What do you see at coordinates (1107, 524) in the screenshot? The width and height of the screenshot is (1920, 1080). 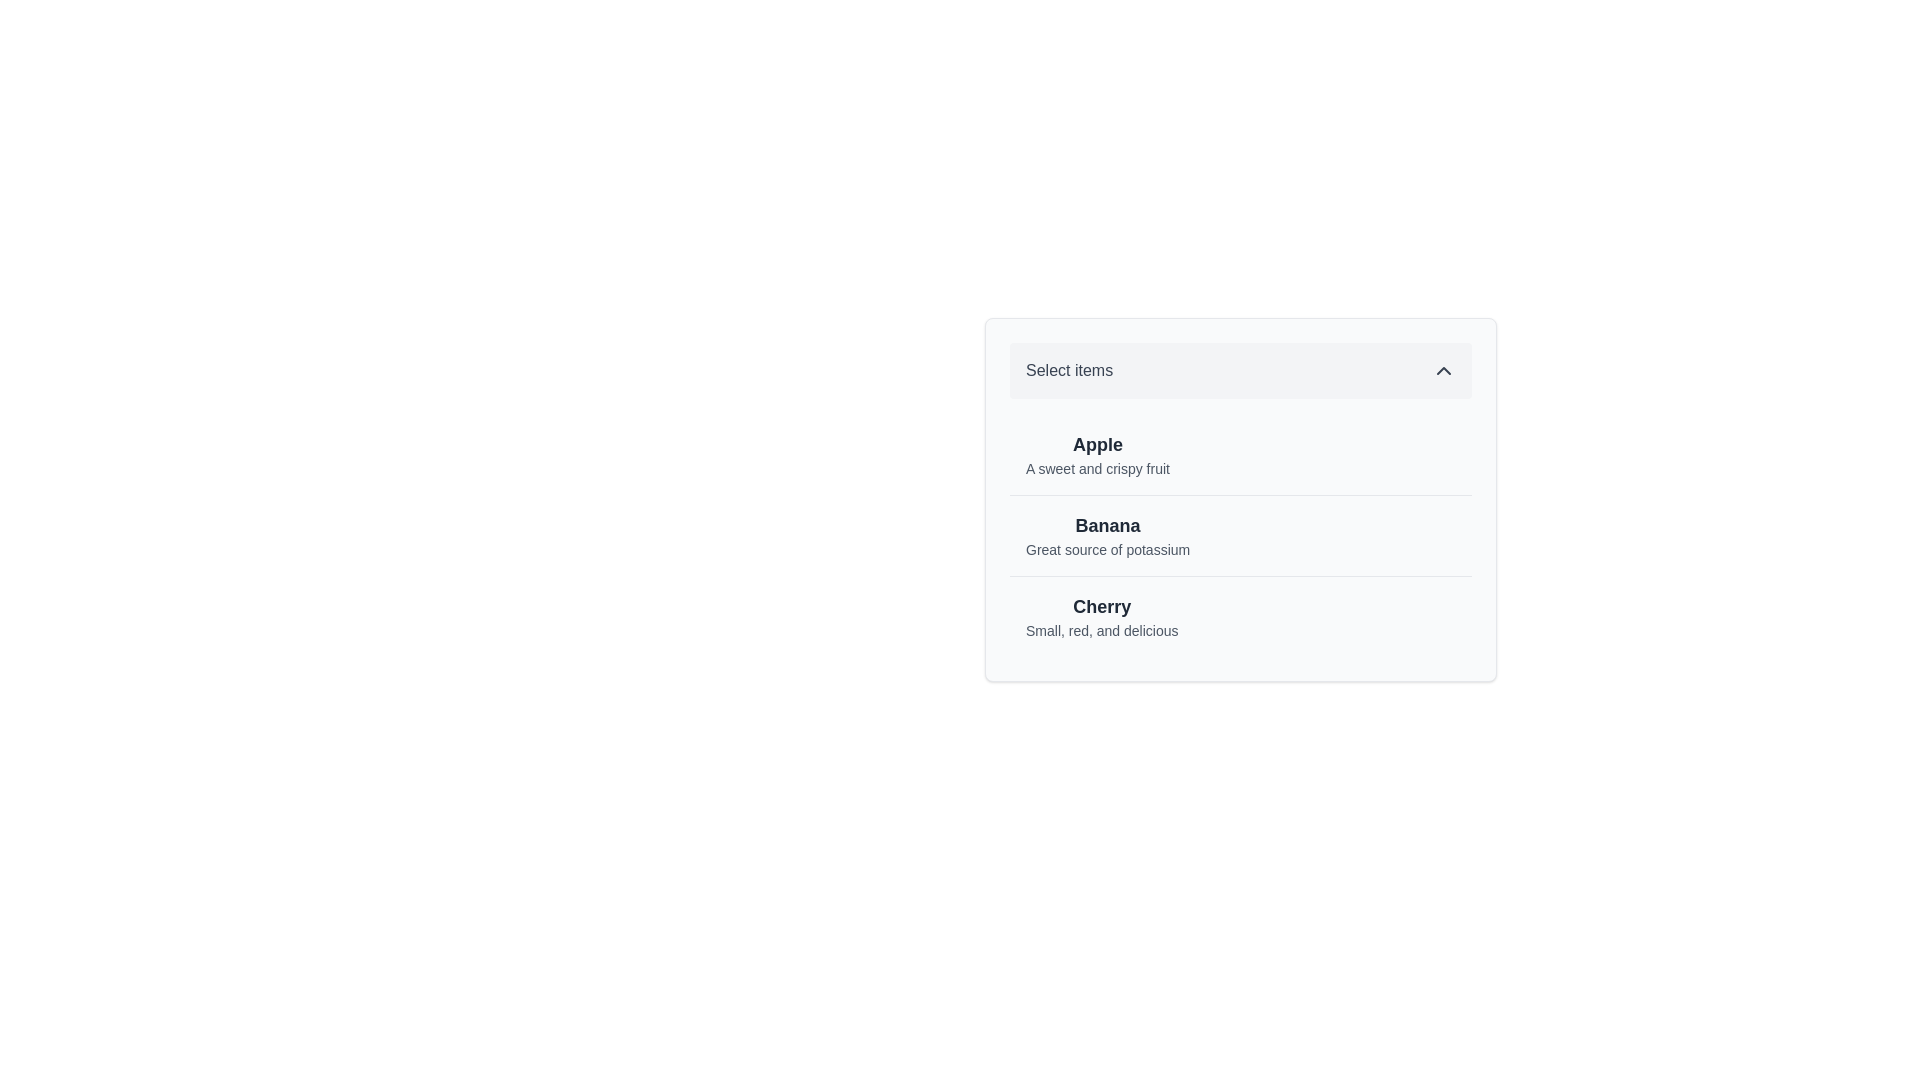 I see `the text label 'Banana', which is styled in a large, bold, dark gray font and is the second item in the dropdown list under 'Select items'` at bounding box center [1107, 524].